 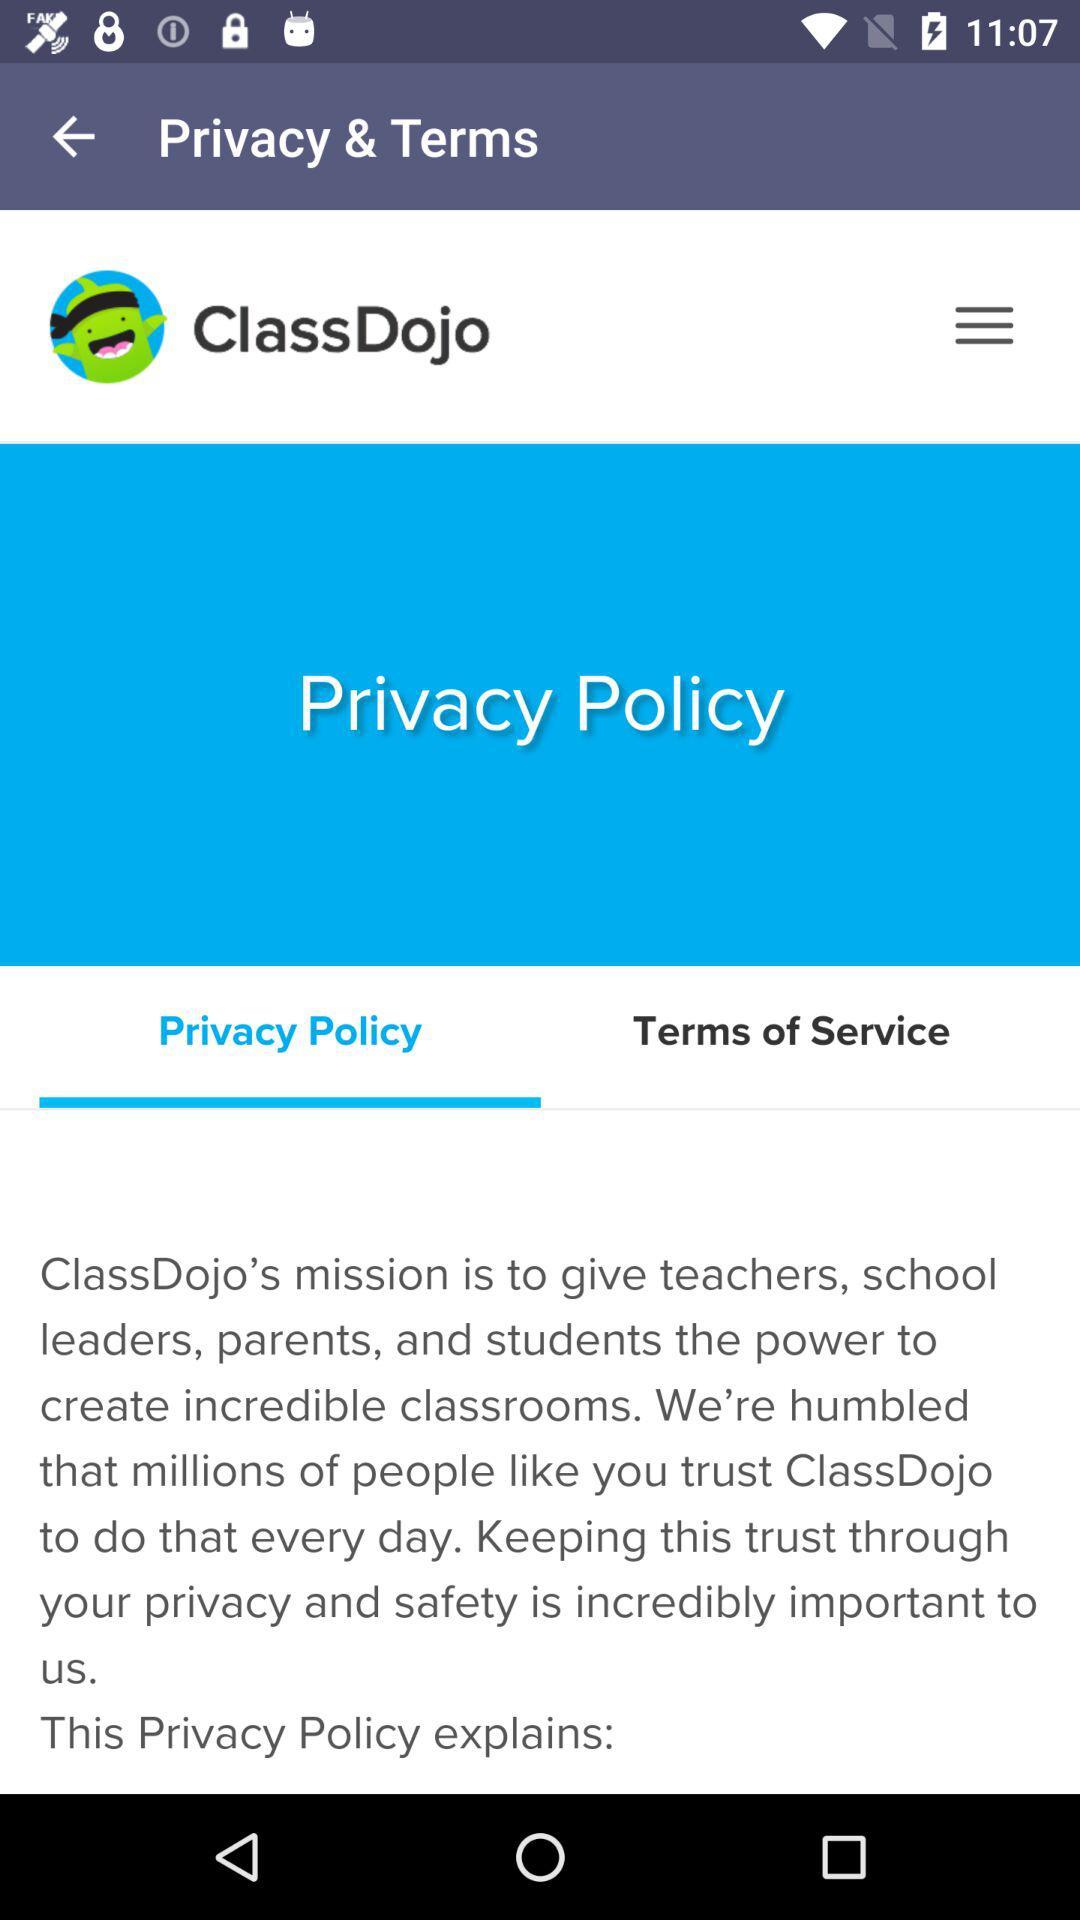 I want to click on color print, so click(x=540, y=1002).